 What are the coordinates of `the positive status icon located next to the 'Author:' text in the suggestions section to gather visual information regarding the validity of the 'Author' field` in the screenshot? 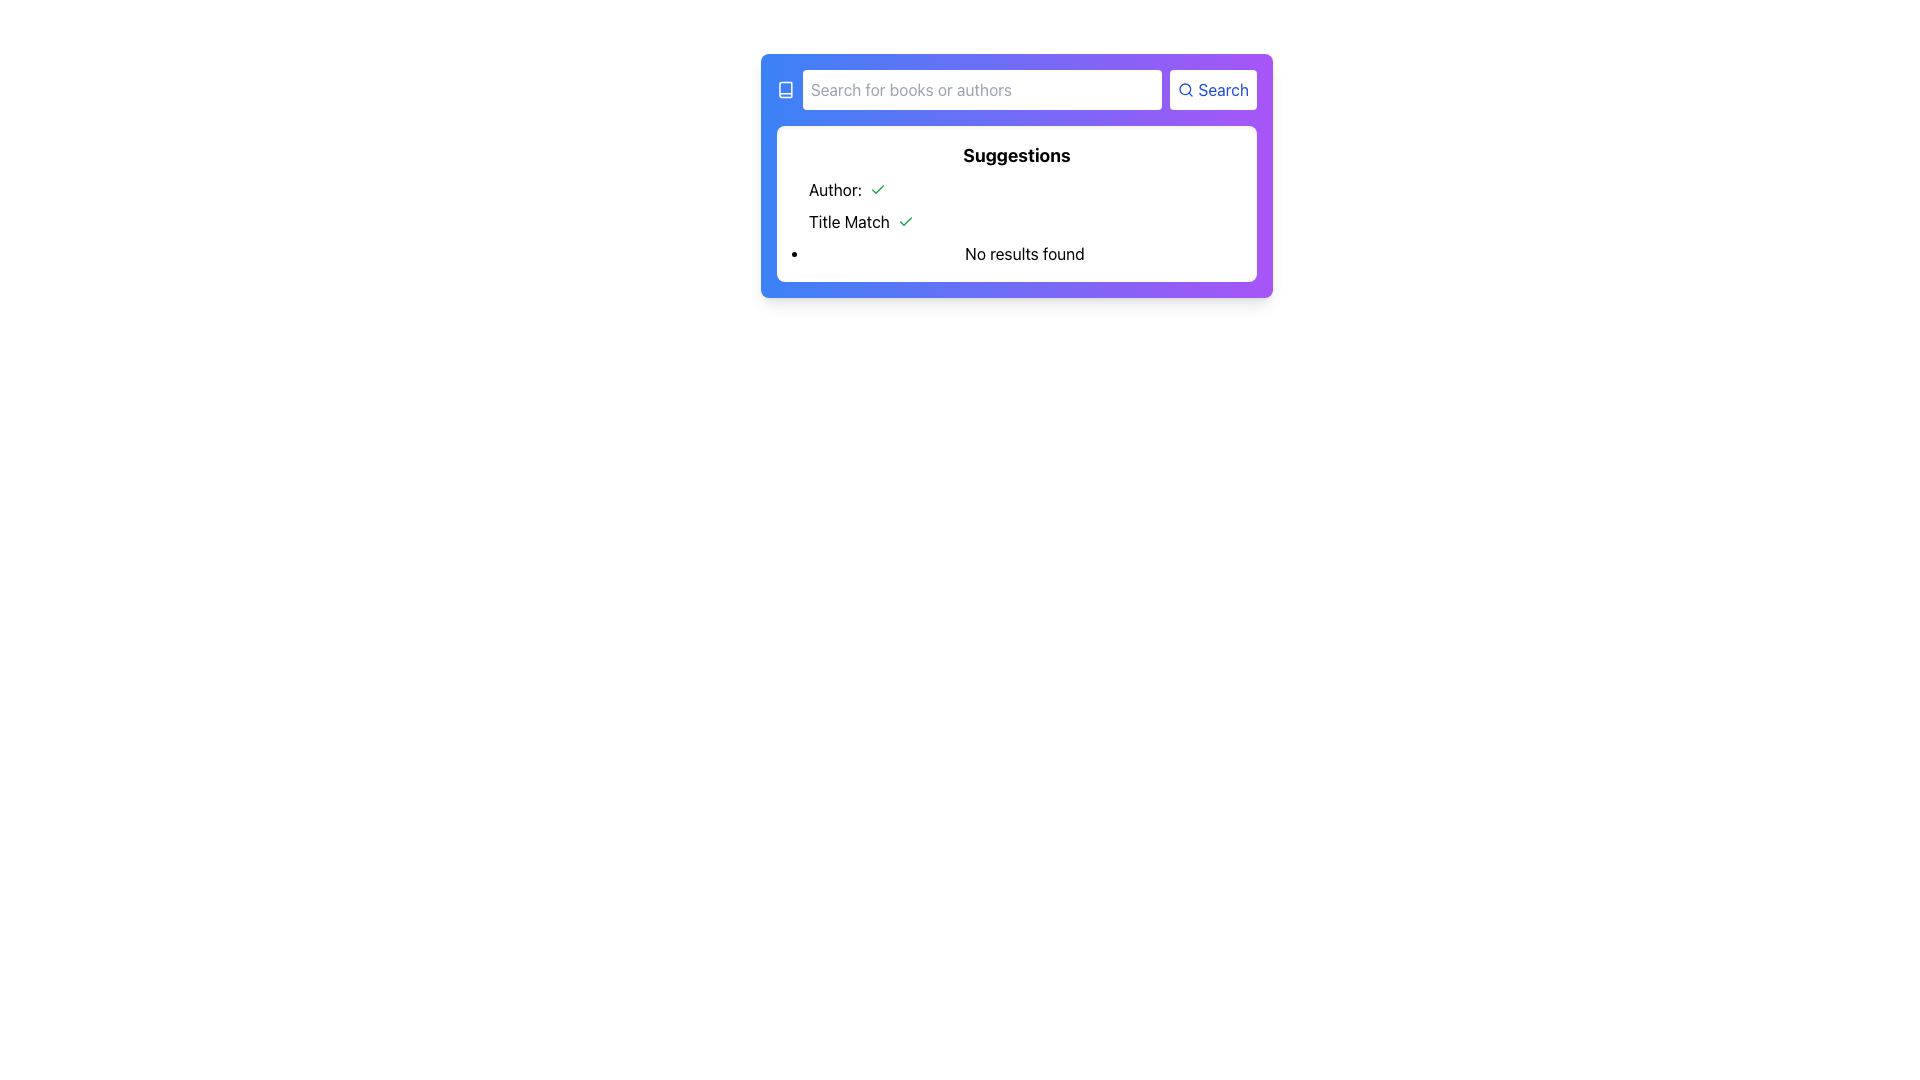 It's located at (904, 222).